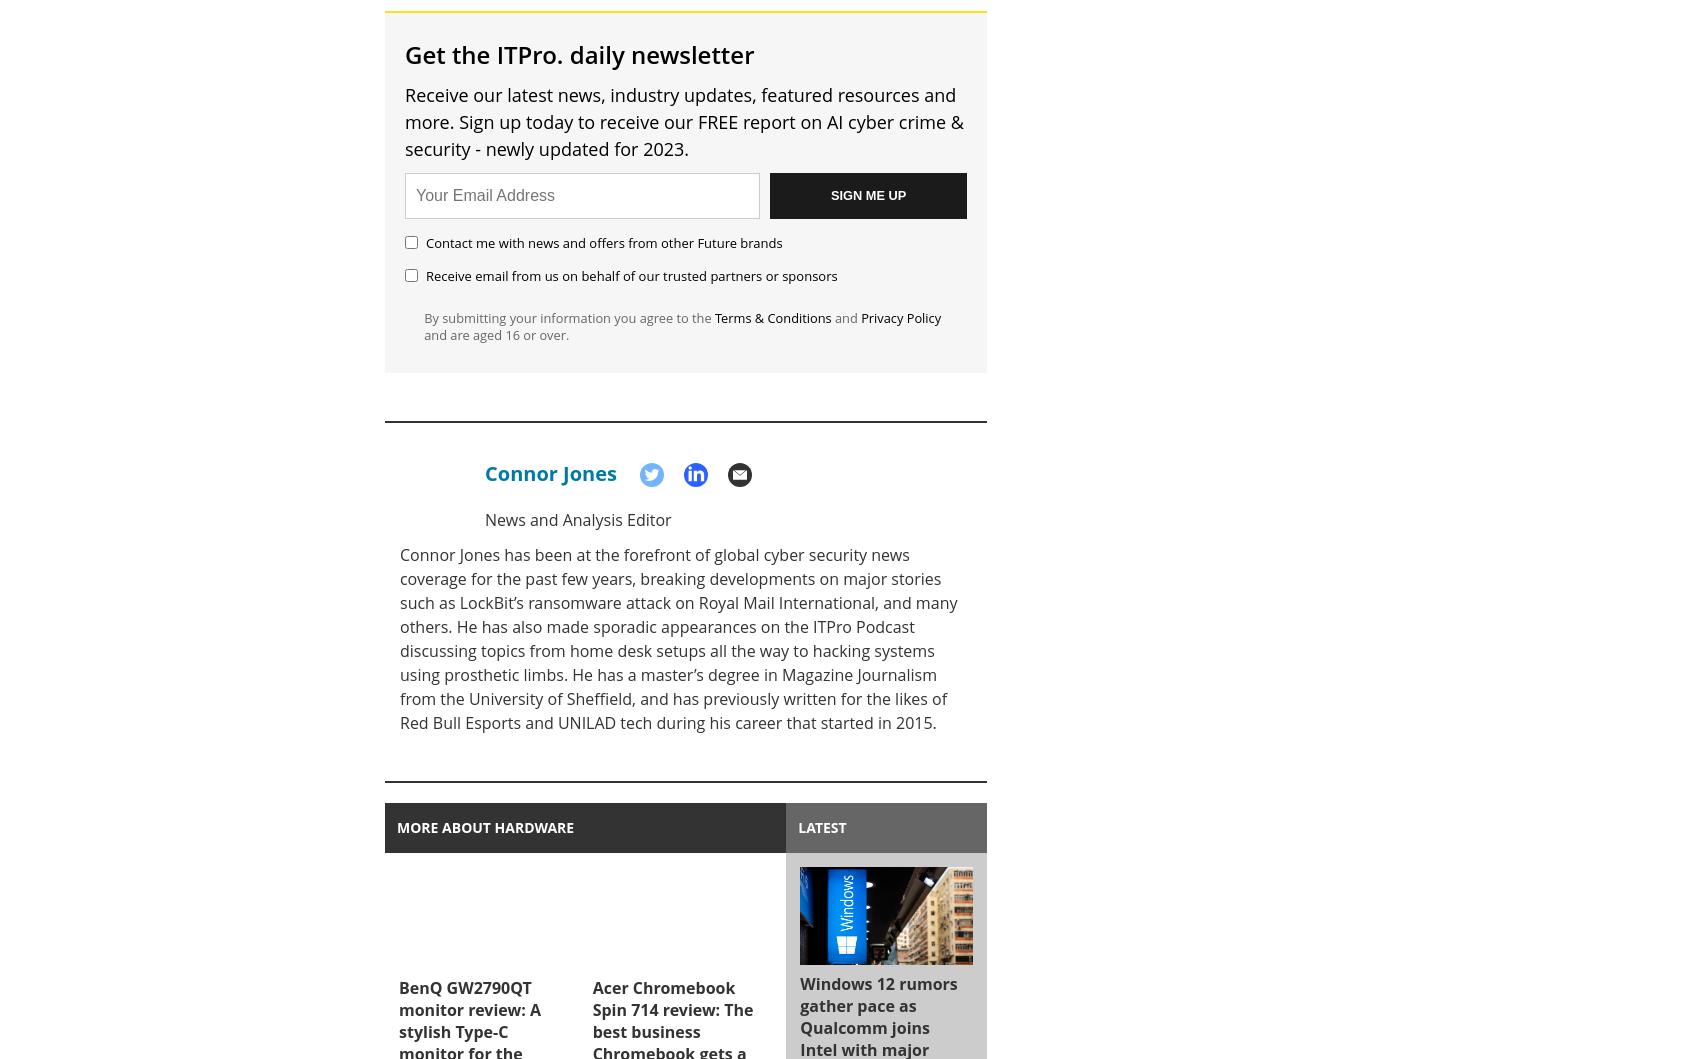  Describe the element at coordinates (550, 473) in the screenshot. I see `'Connor Jones'` at that location.